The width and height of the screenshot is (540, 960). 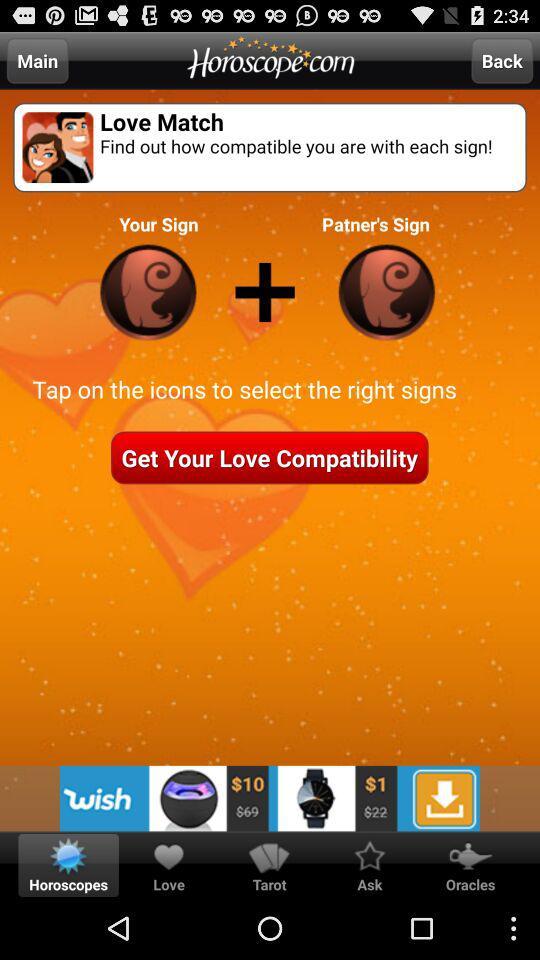 What do you see at coordinates (270, 798) in the screenshot?
I see `advertisement at bottom` at bounding box center [270, 798].